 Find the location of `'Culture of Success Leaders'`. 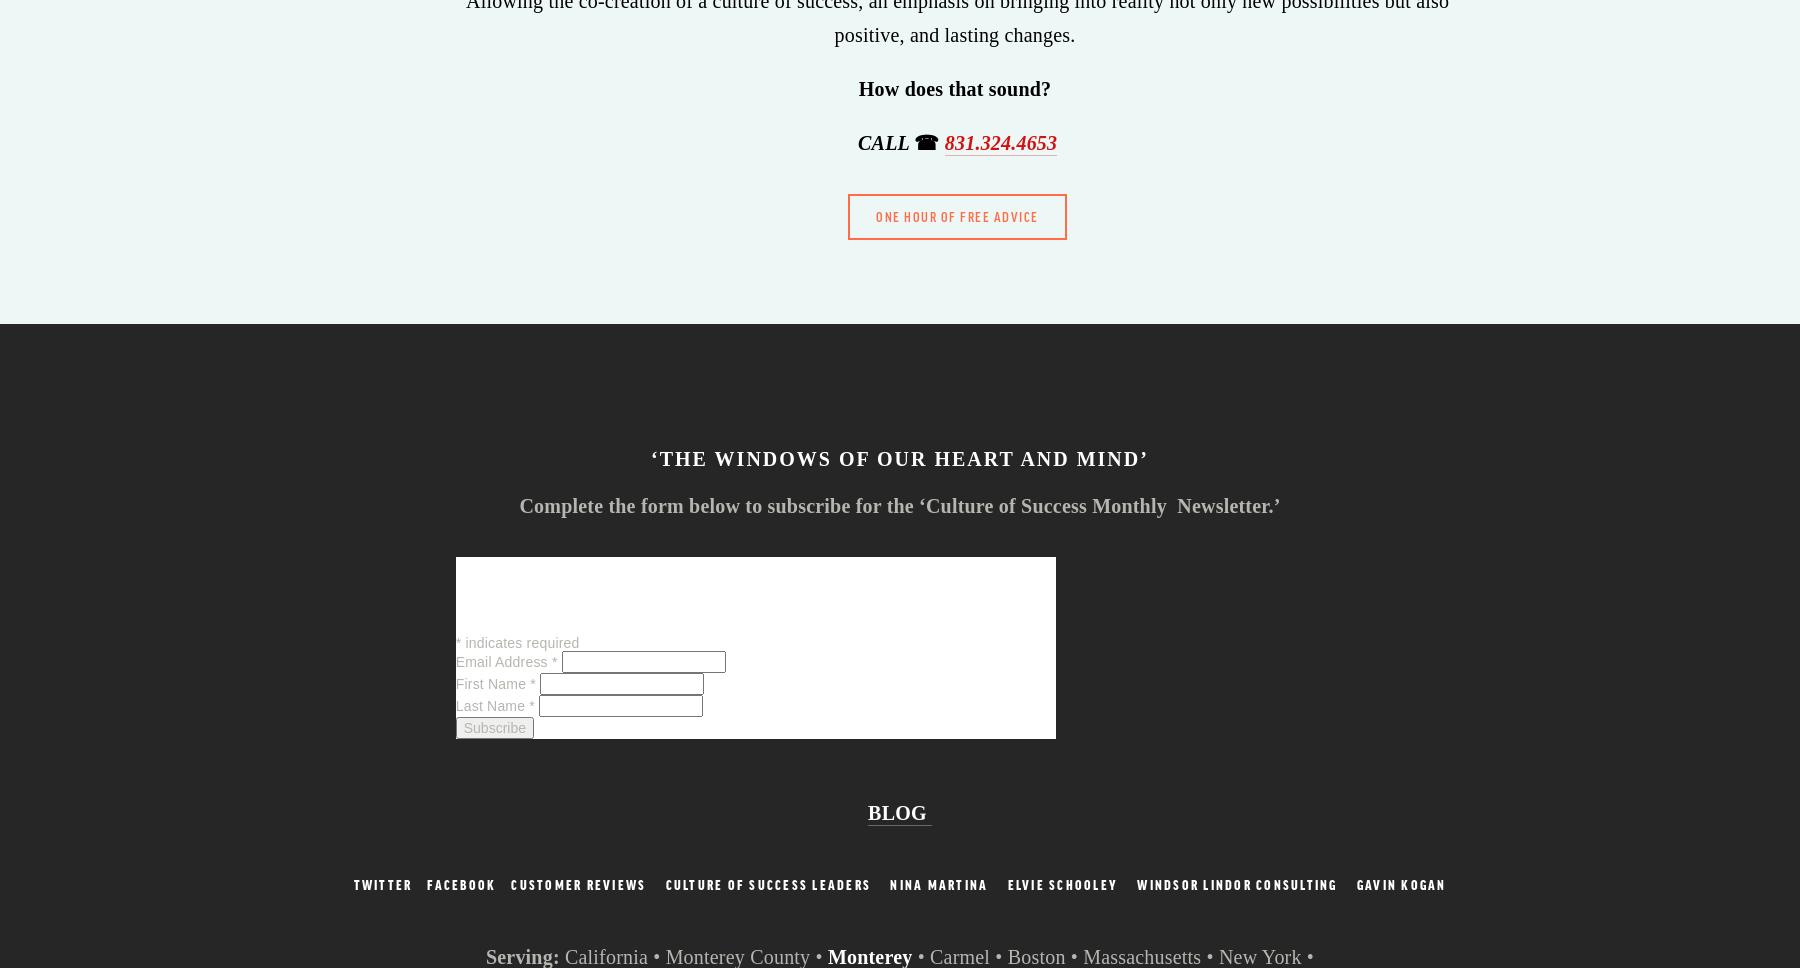

'Culture of Success Leaders' is located at coordinates (767, 883).